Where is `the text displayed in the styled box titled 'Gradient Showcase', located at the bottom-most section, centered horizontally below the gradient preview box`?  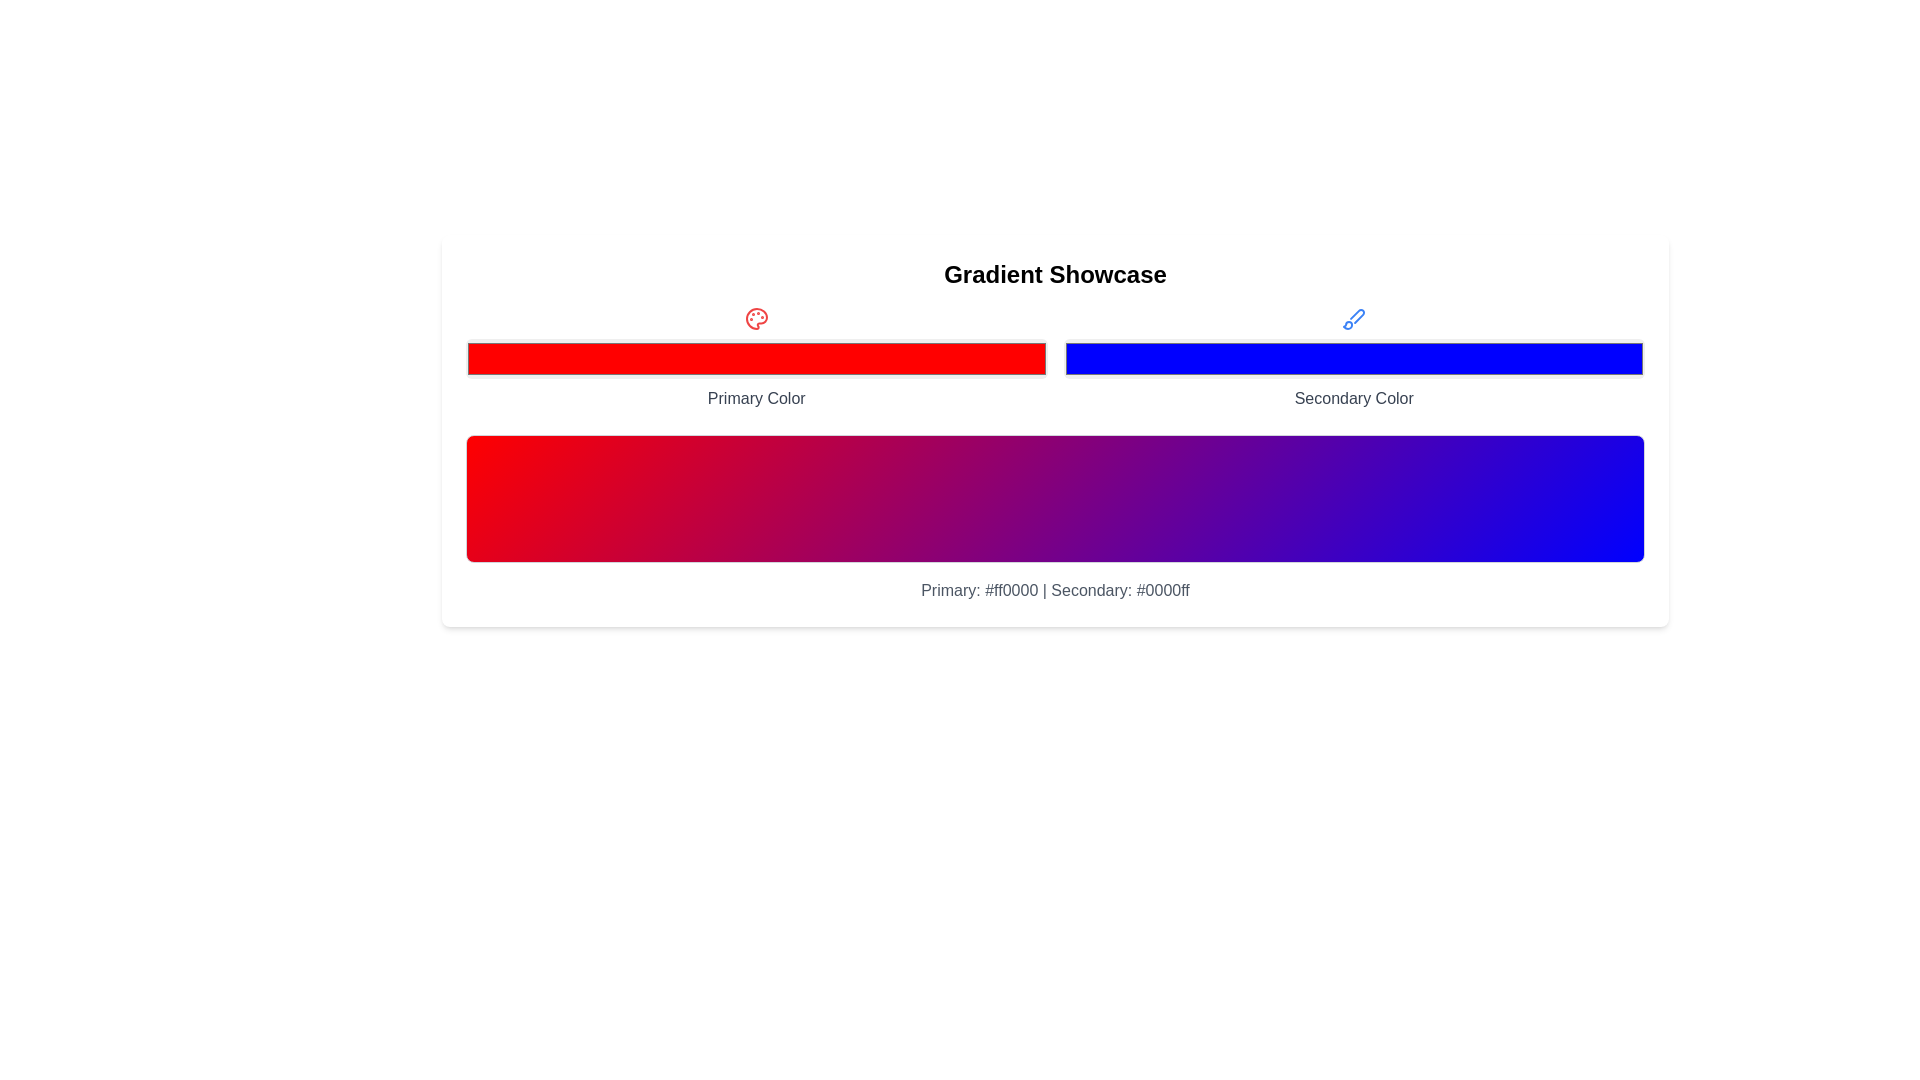
the text displayed in the styled box titled 'Gradient Showcase', located at the bottom-most section, centered horizontally below the gradient preview box is located at coordinates (1054, 589).